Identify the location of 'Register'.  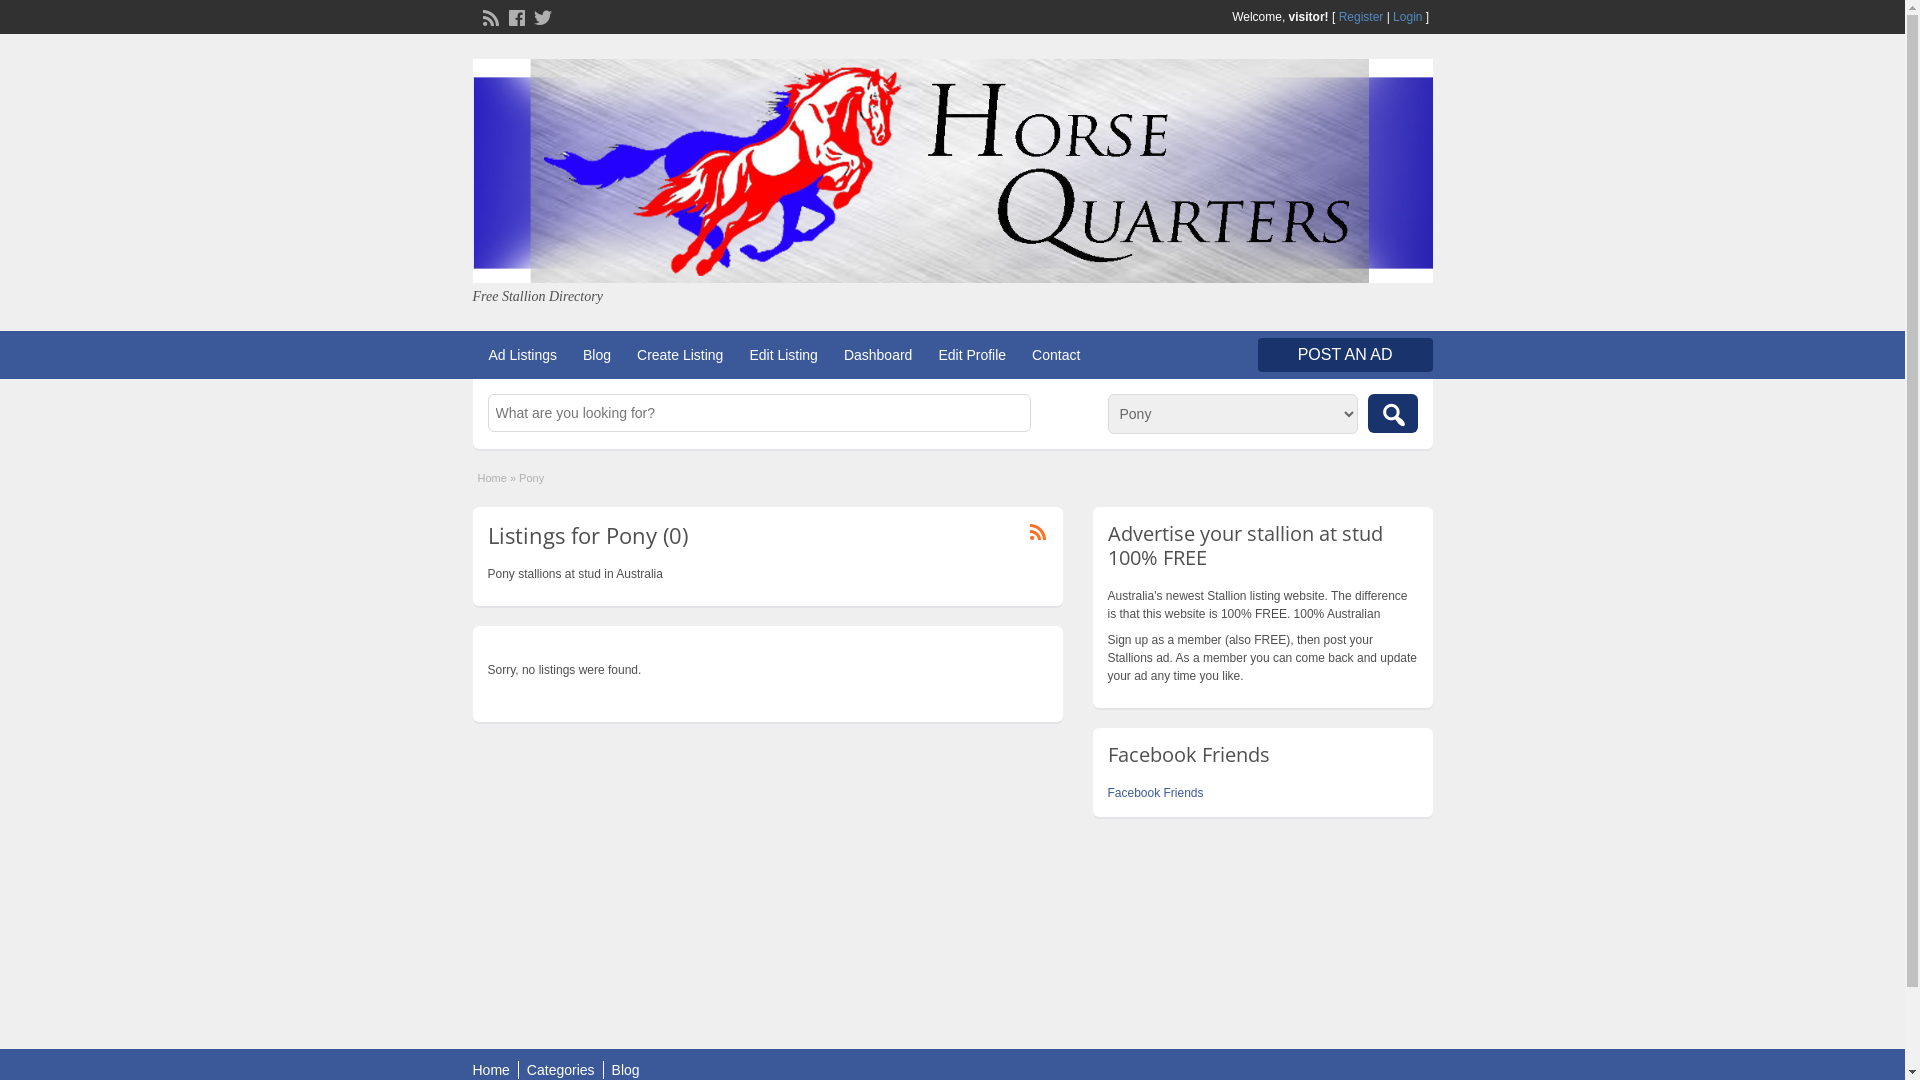
(1360, 16).